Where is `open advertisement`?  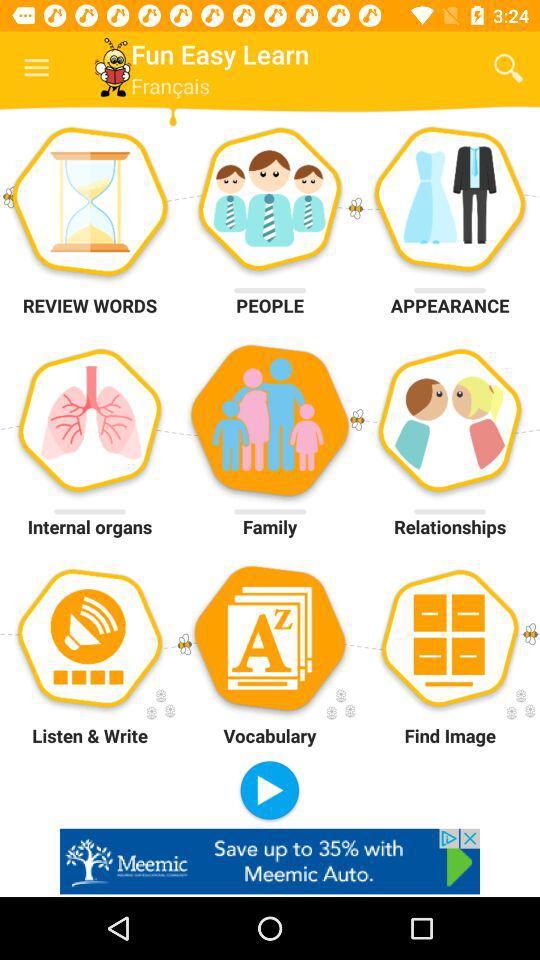 open advertisement is located at coordinates (270, 860).